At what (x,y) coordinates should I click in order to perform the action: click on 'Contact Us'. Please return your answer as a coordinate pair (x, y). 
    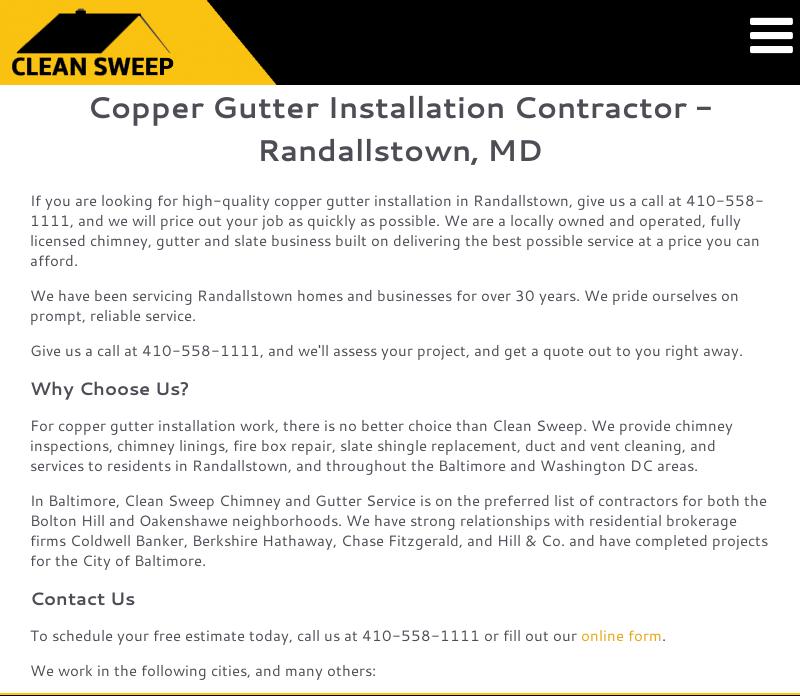
    Looking at the image, I should click on (82, 597).